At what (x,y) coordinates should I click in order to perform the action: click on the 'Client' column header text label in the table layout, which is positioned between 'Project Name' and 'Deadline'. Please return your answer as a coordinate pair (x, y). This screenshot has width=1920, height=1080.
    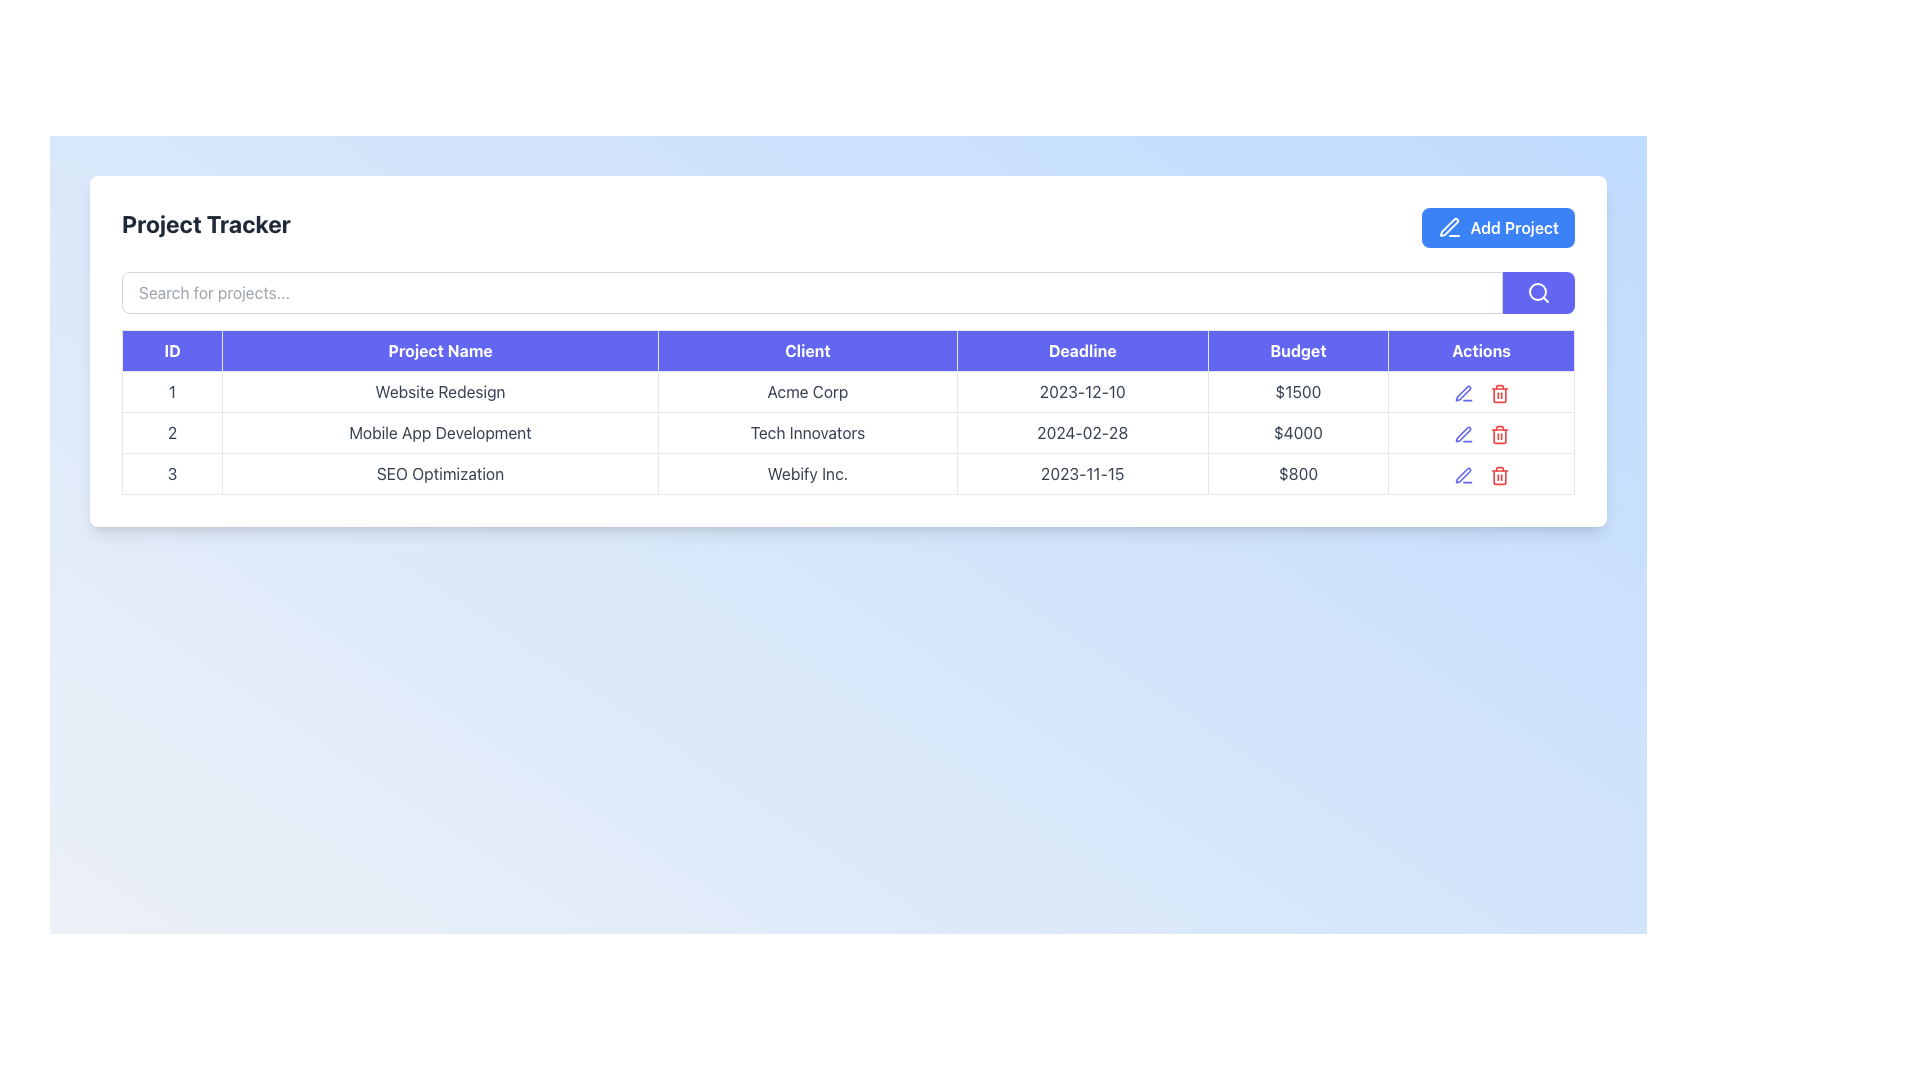
    Looking at the image, I should click on (807, 350).